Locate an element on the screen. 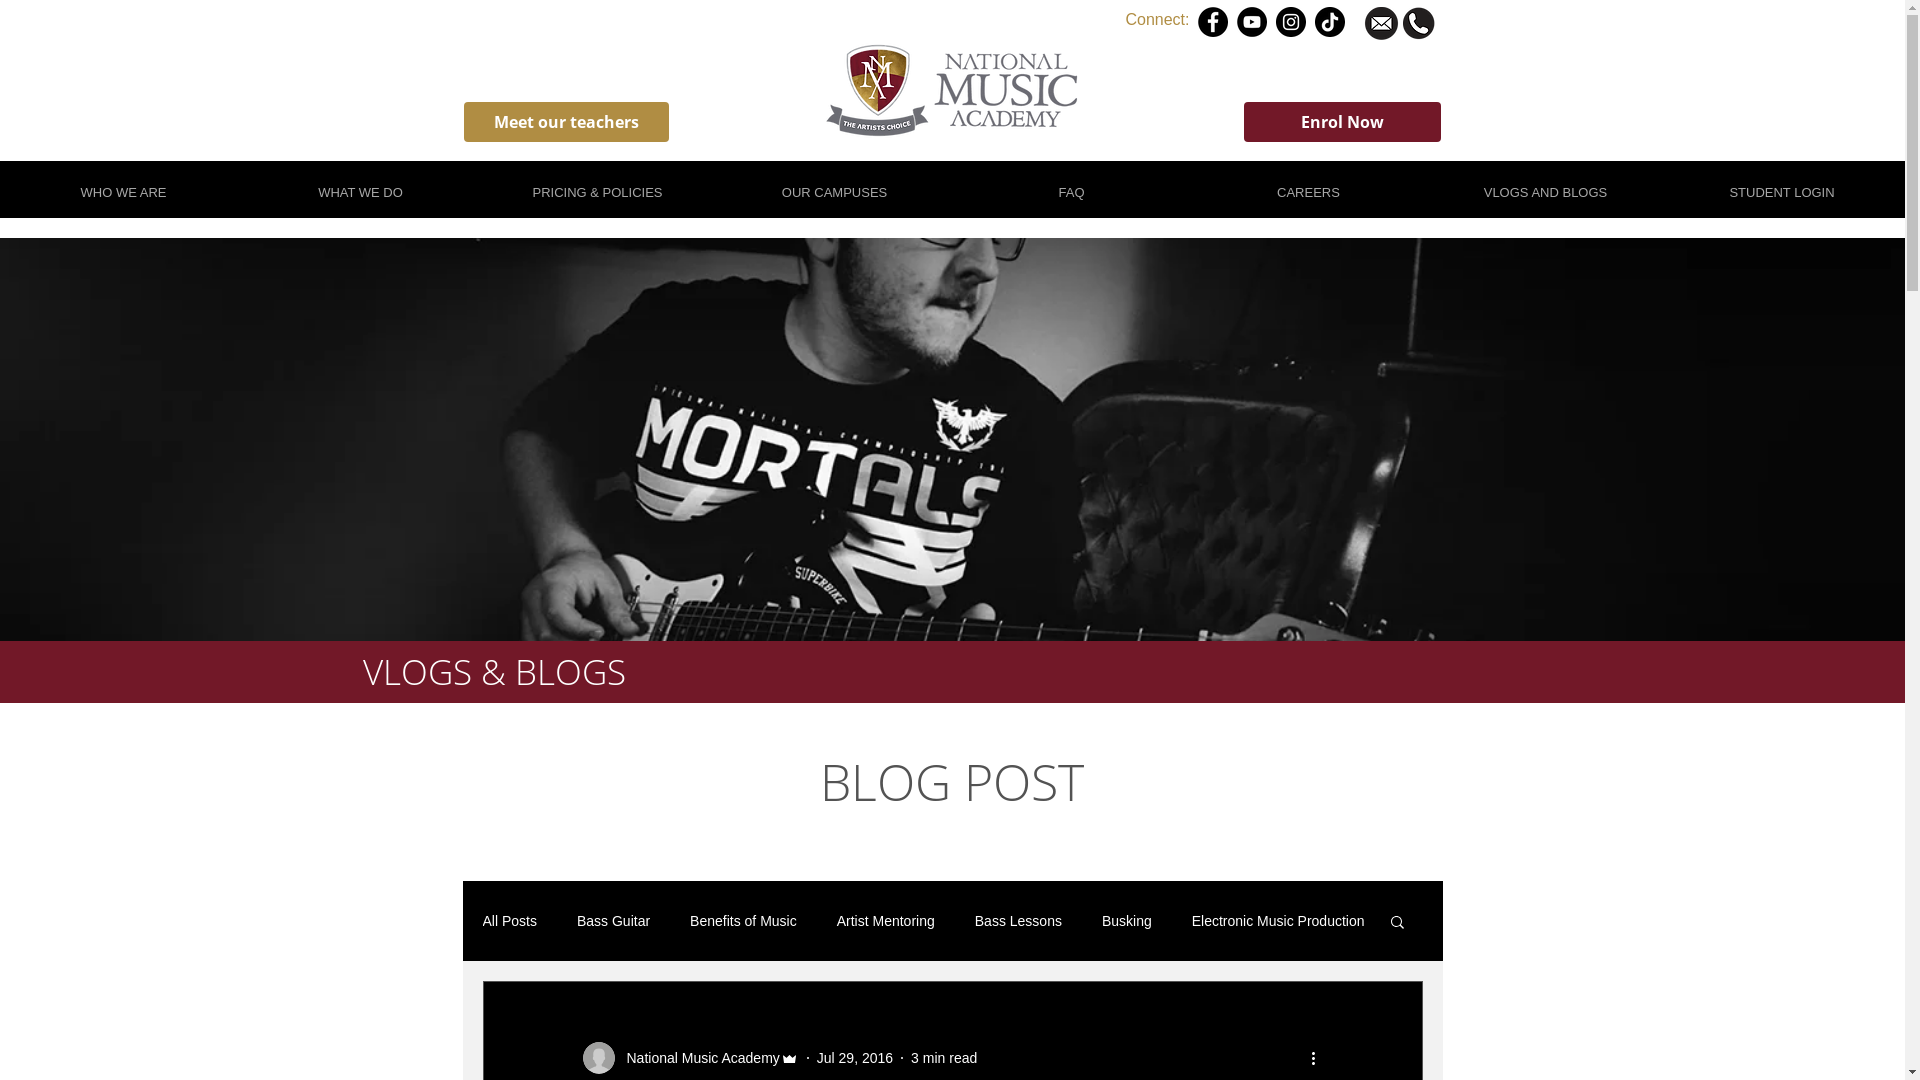 The image size is (1920, 1080). 'National Music Academy' is located at coordinates (690, 1056).